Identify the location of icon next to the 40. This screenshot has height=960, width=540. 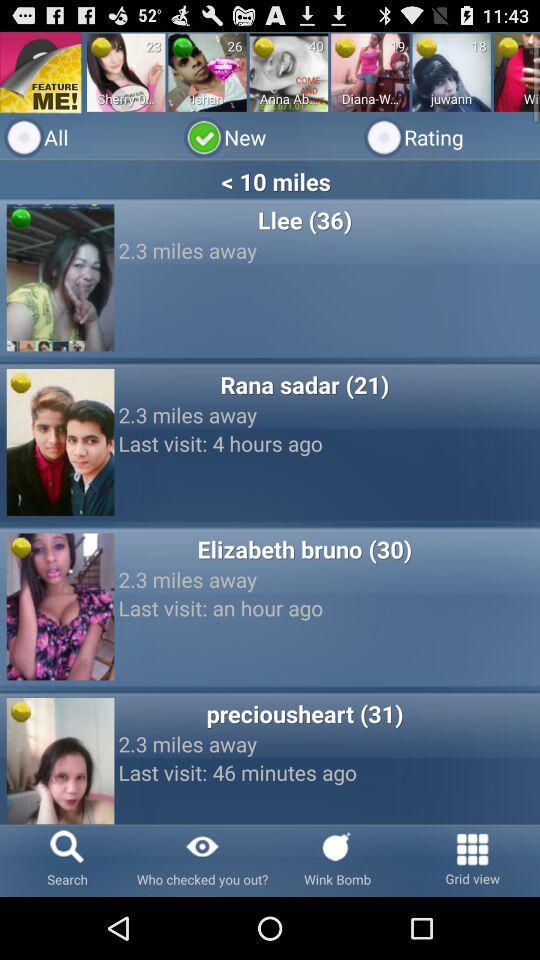
(264, 46).